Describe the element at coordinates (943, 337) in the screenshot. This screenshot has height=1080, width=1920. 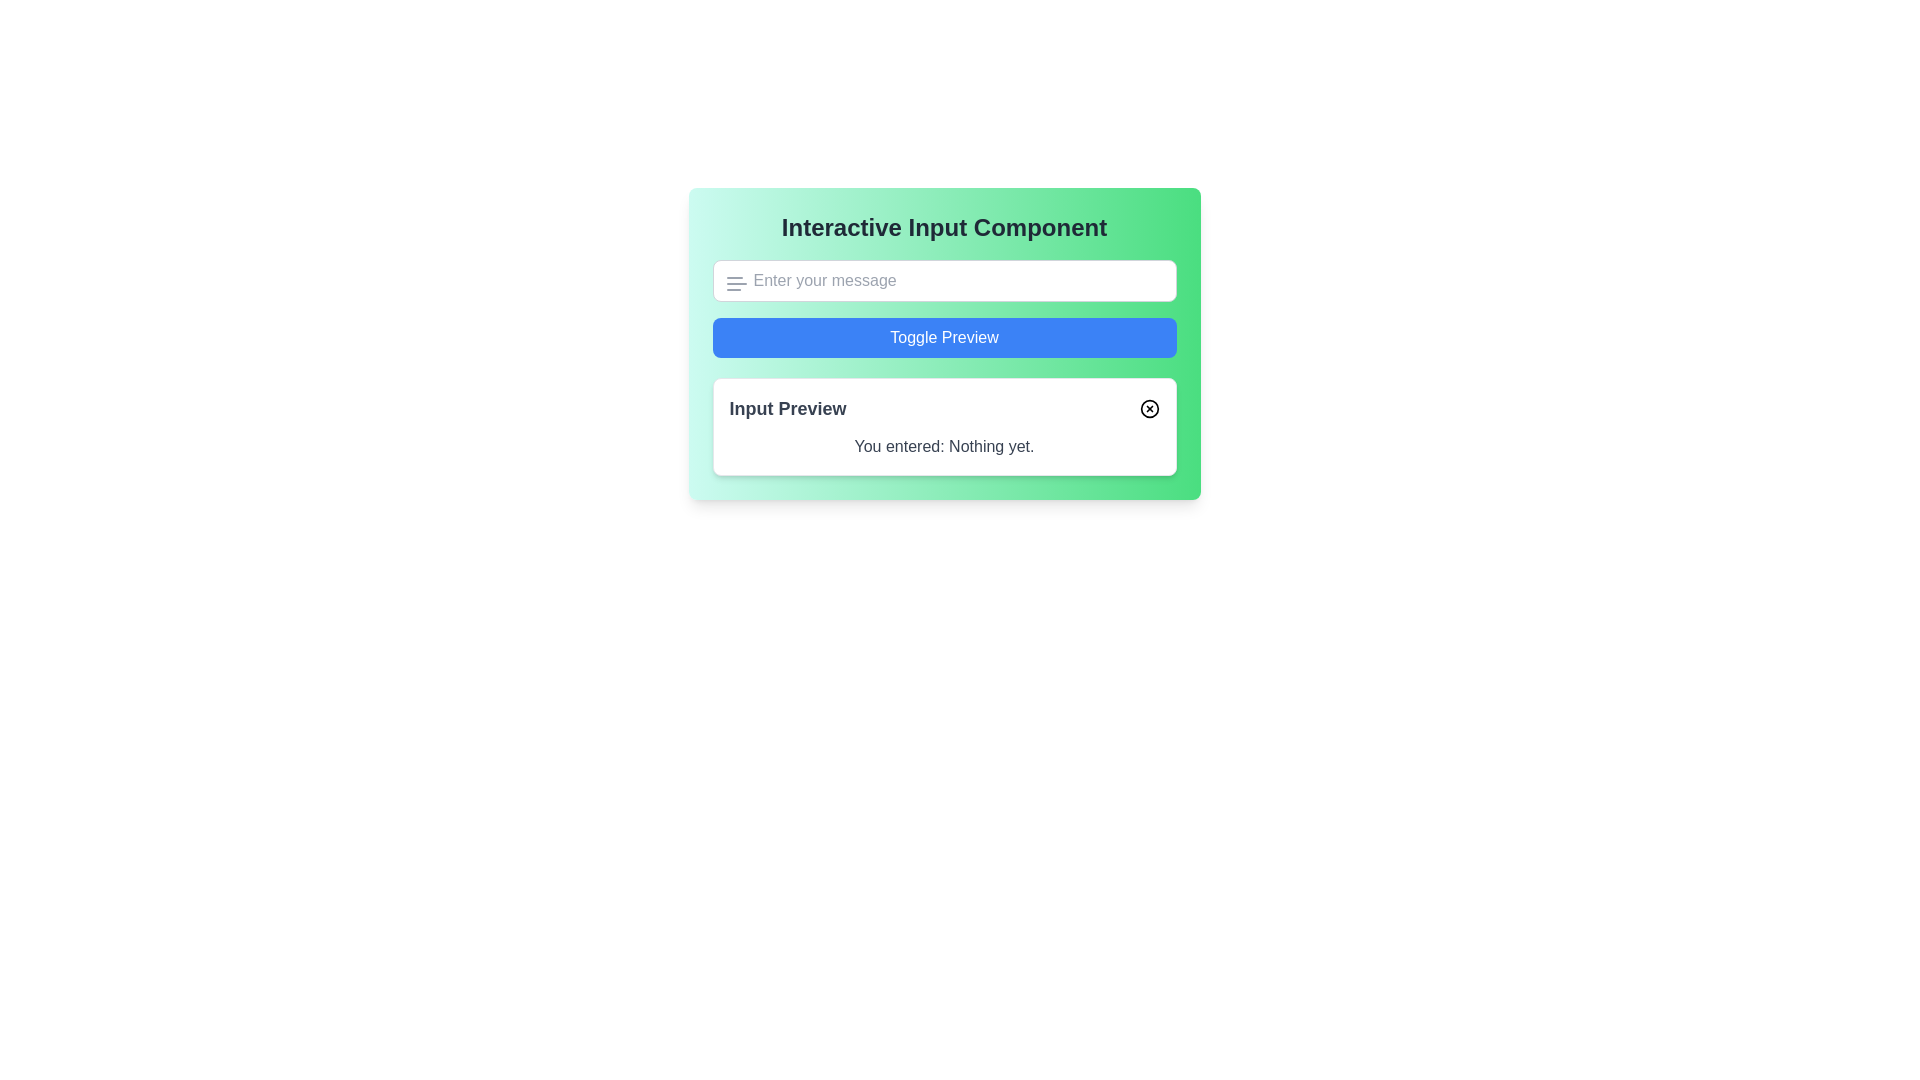
I see `the 'Toggle Preview' button, which is a rectangular button with rounded corners, blue background, and white text` at that location.